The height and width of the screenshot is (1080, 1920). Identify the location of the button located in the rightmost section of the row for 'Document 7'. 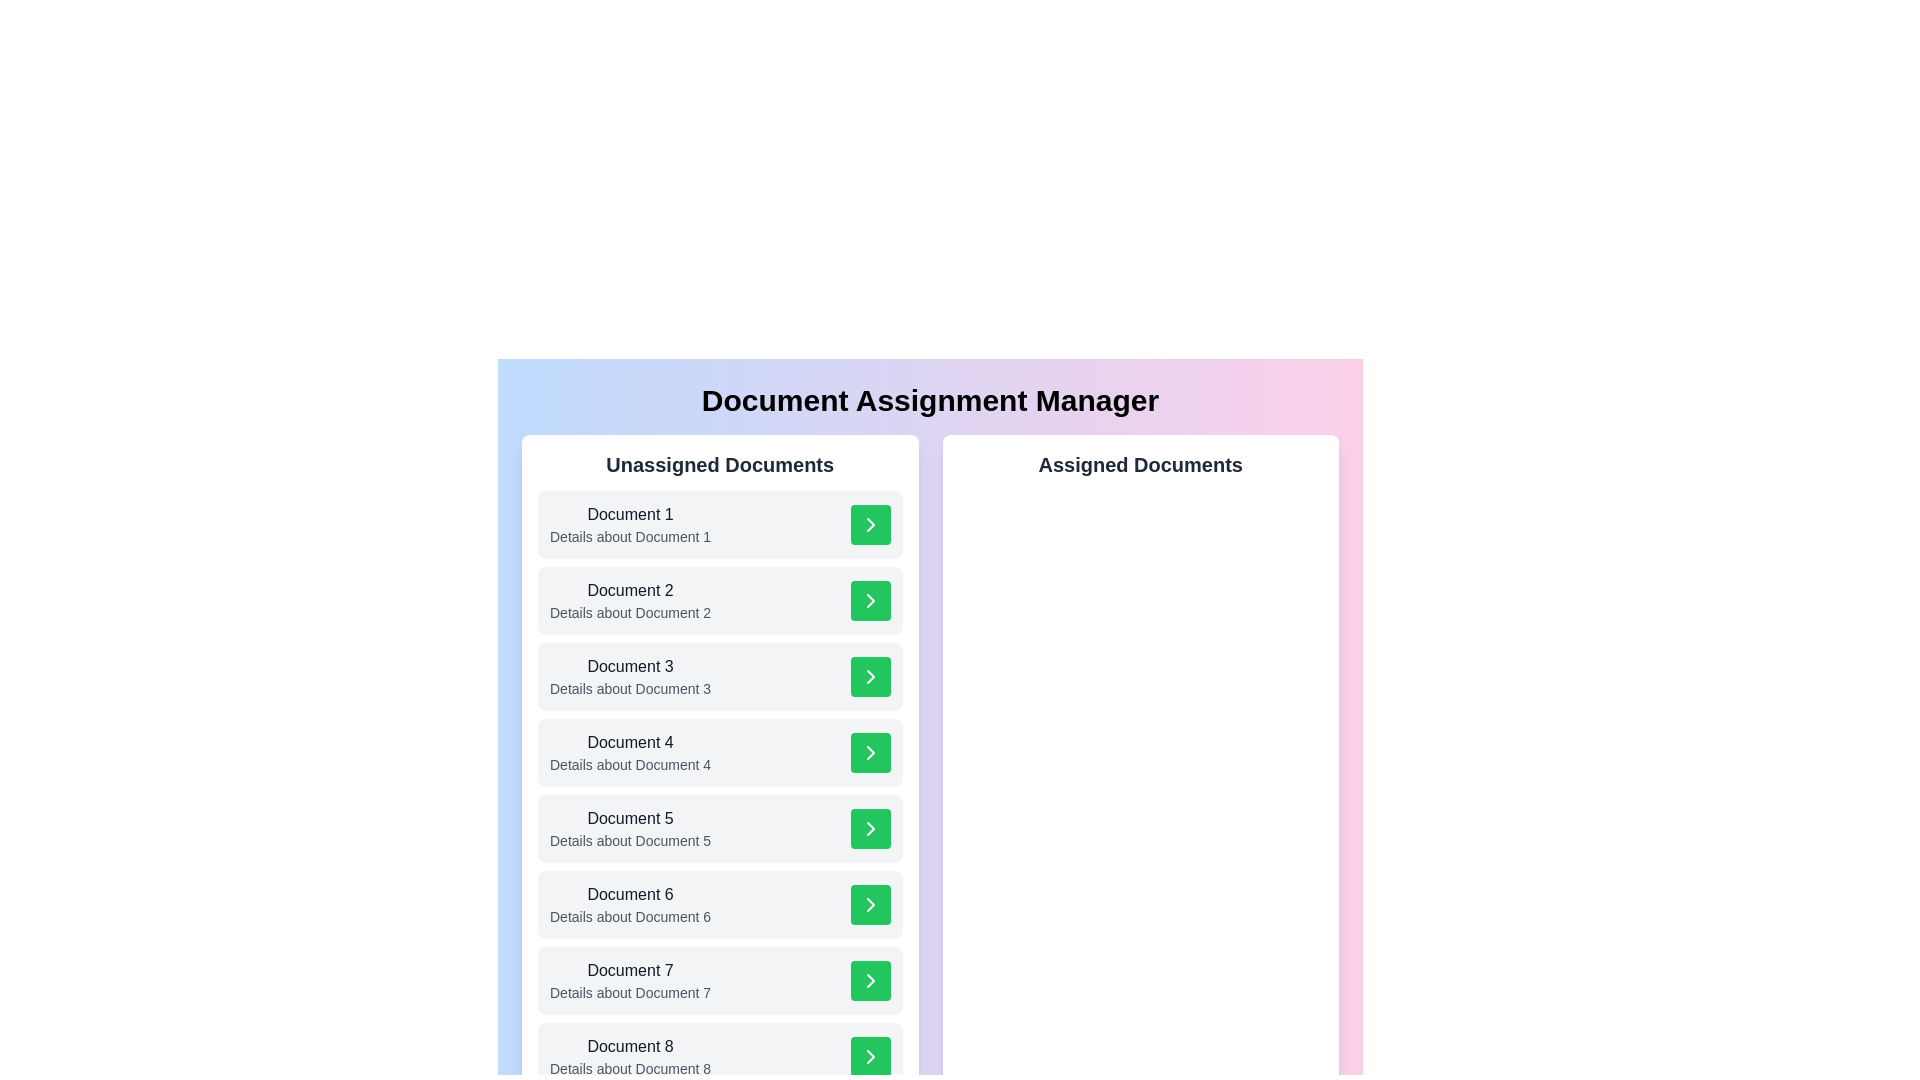
(870, 979).